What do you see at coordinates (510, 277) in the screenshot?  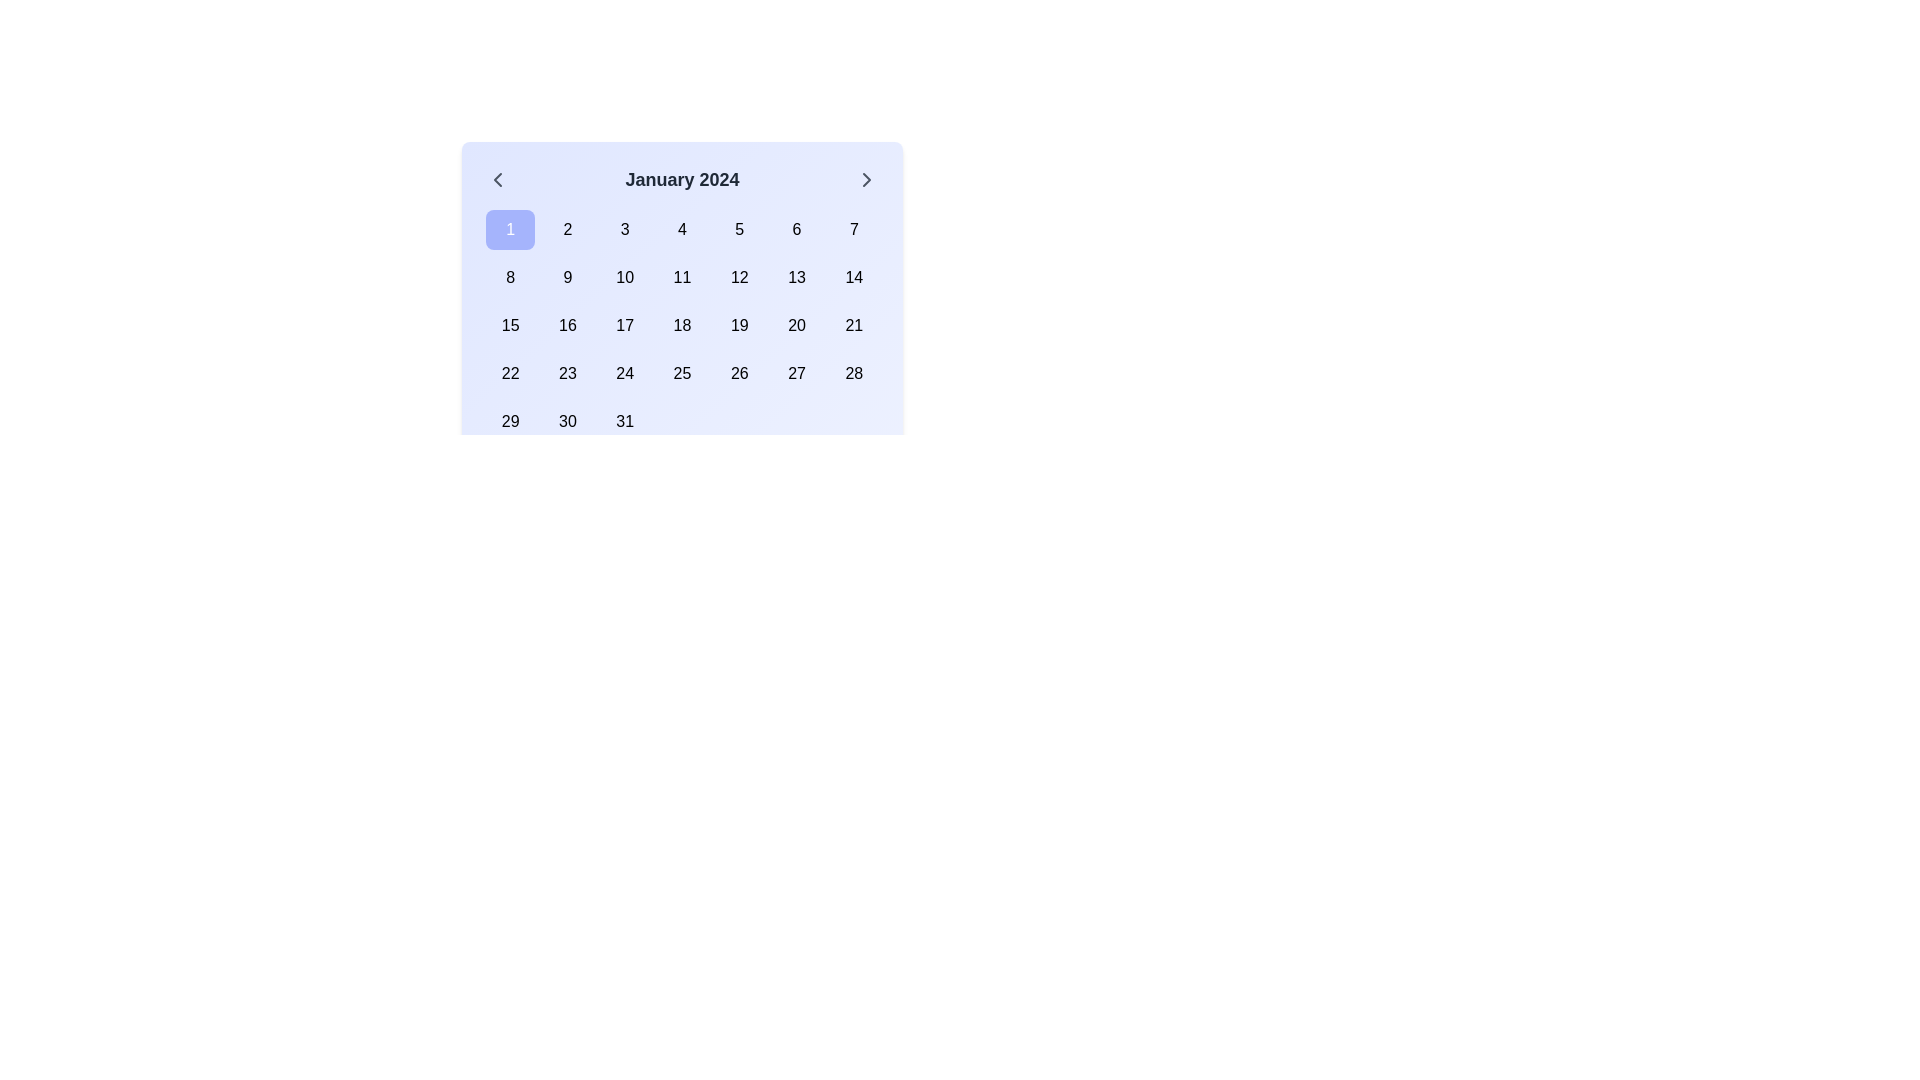 I see `the button representing the date '8'` at bounding box center [510, 277].